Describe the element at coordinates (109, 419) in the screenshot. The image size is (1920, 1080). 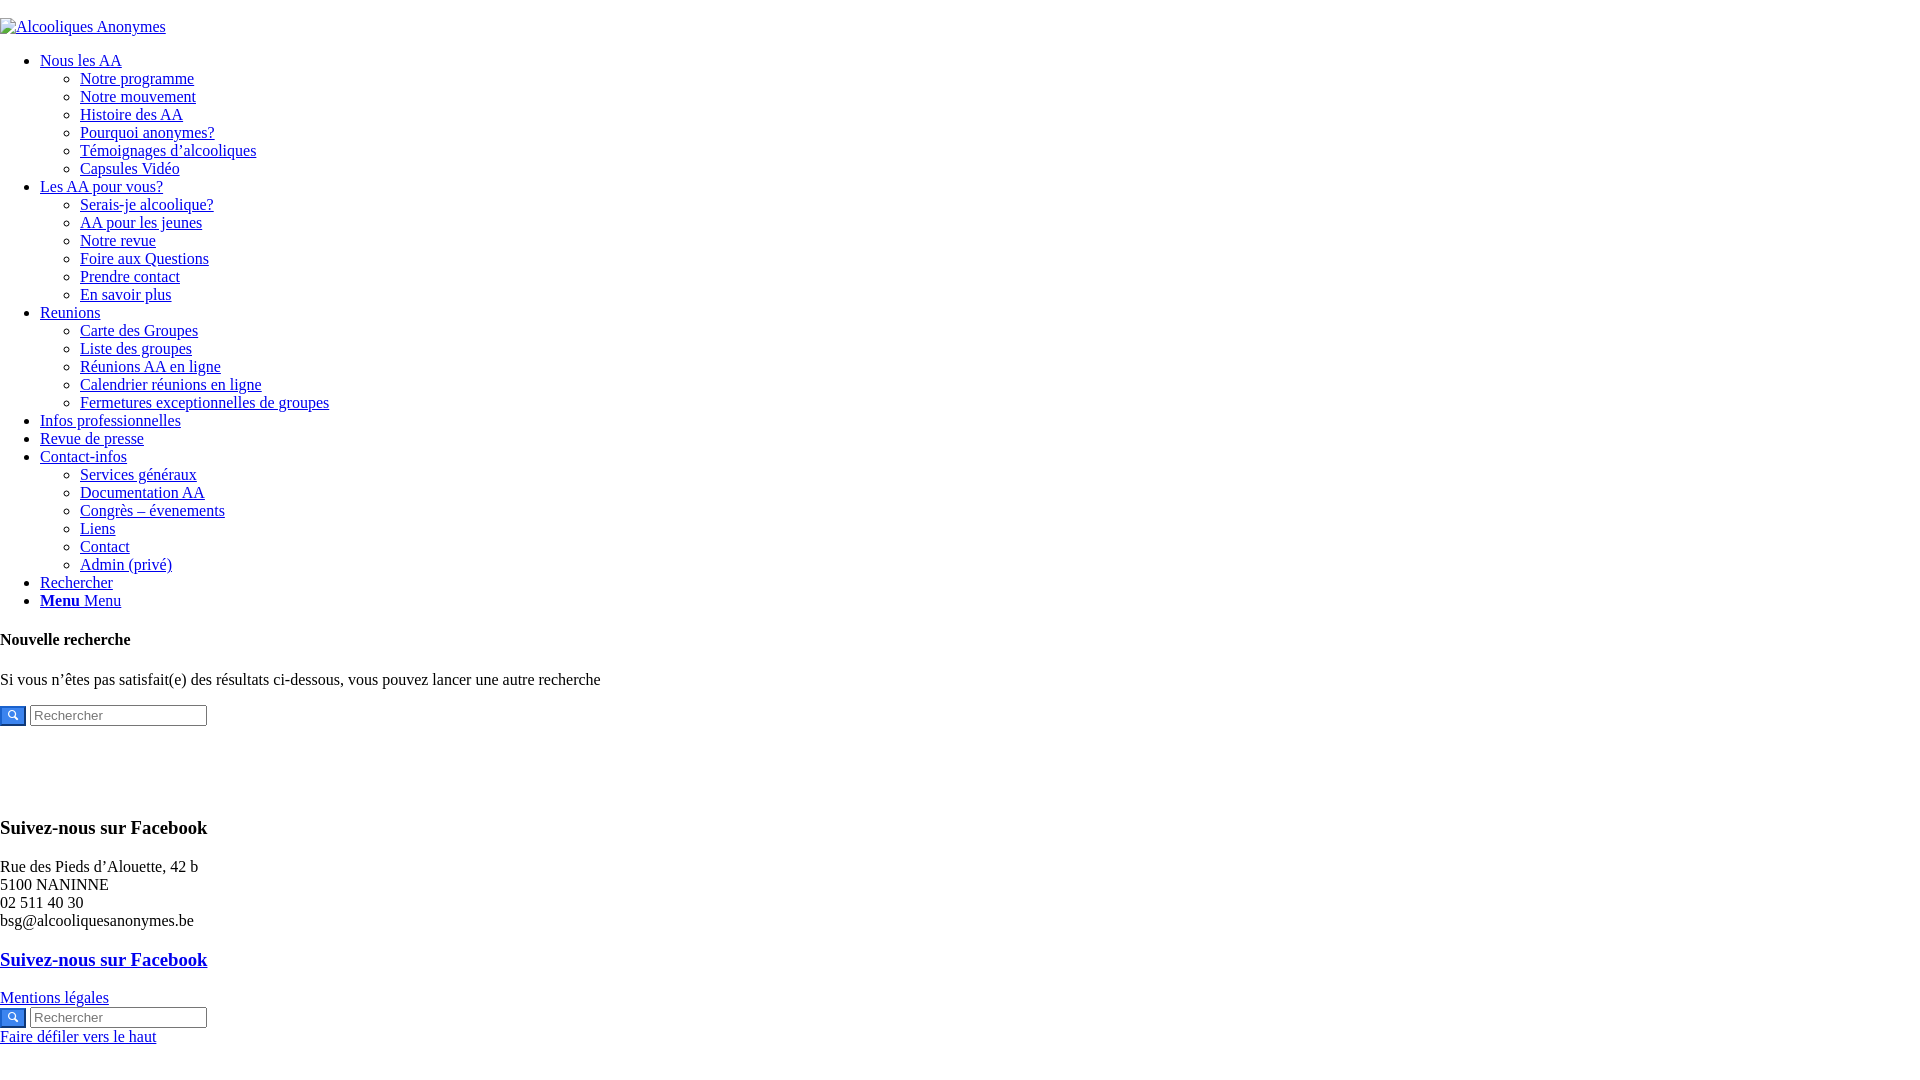
I see `'Infos professionnelles'` at that location.